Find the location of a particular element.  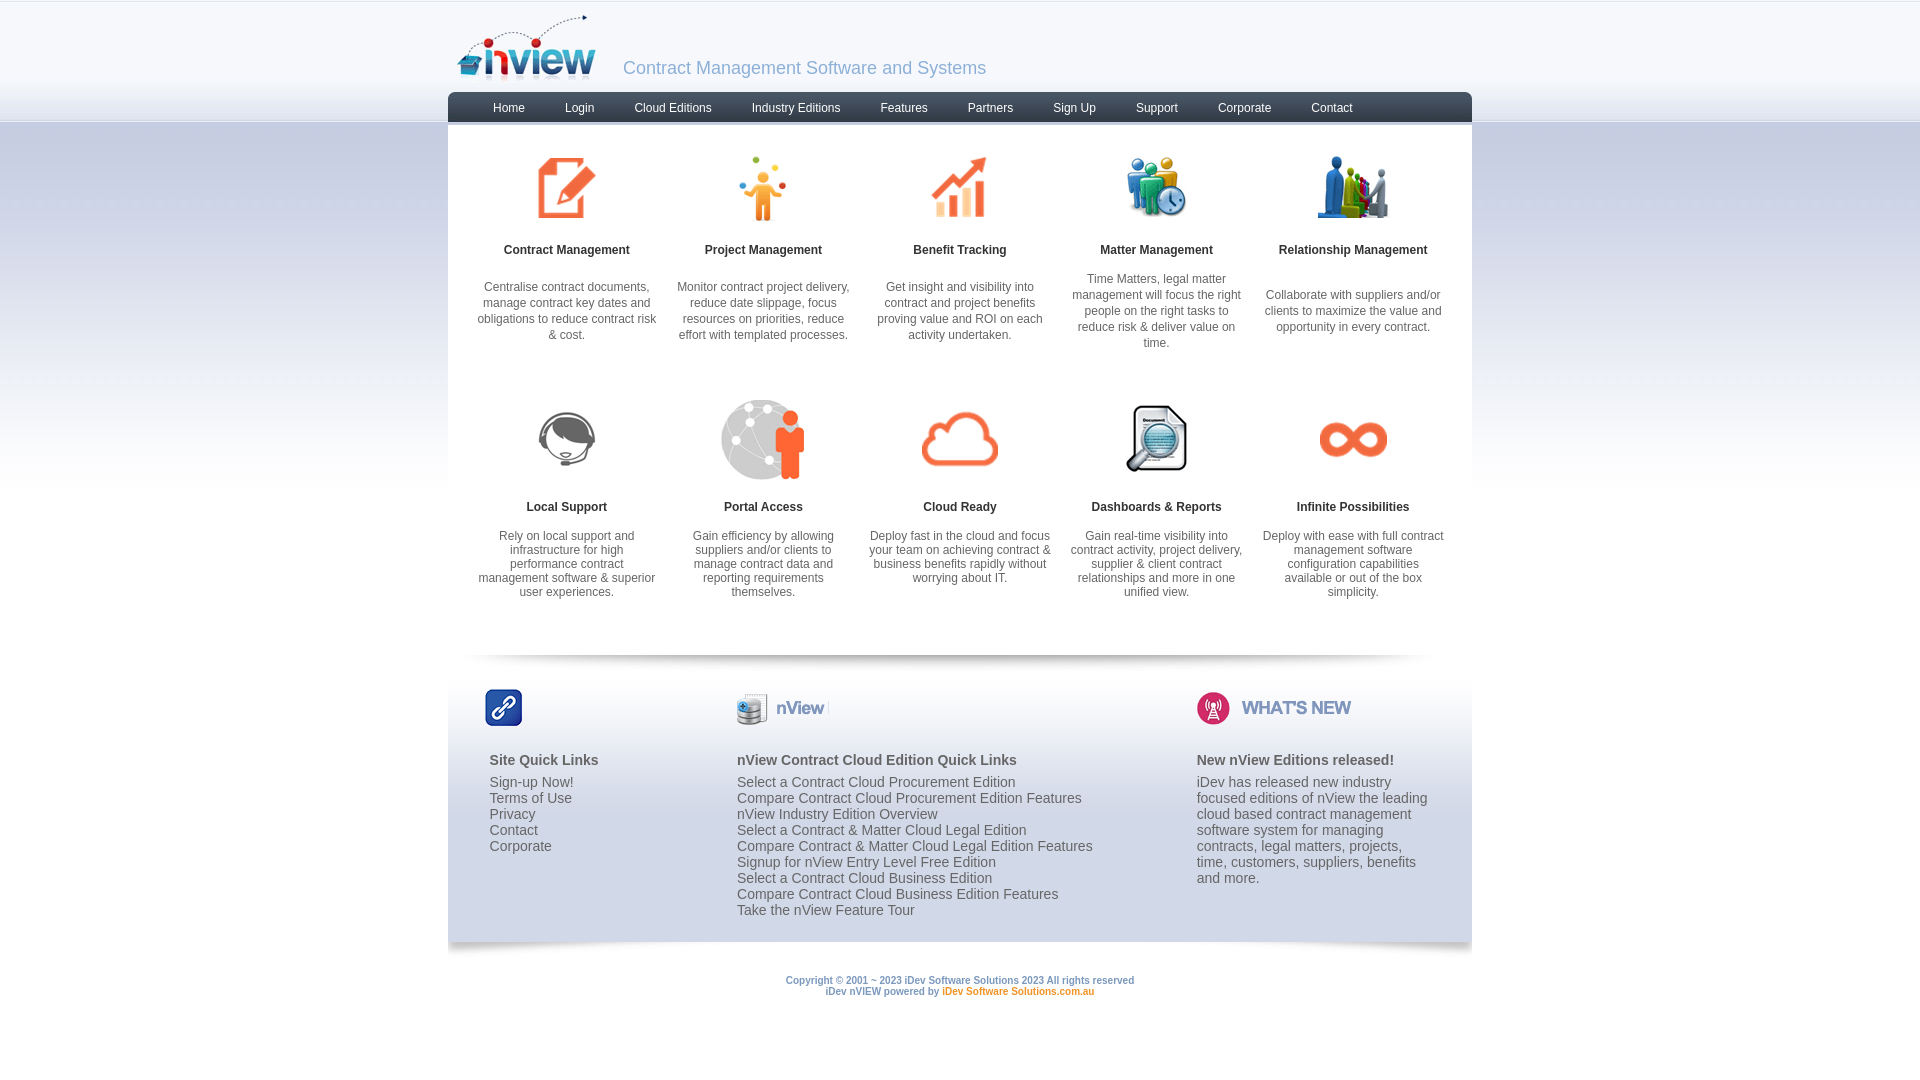

'Matter Management' is located at coordinates (1156, 249).